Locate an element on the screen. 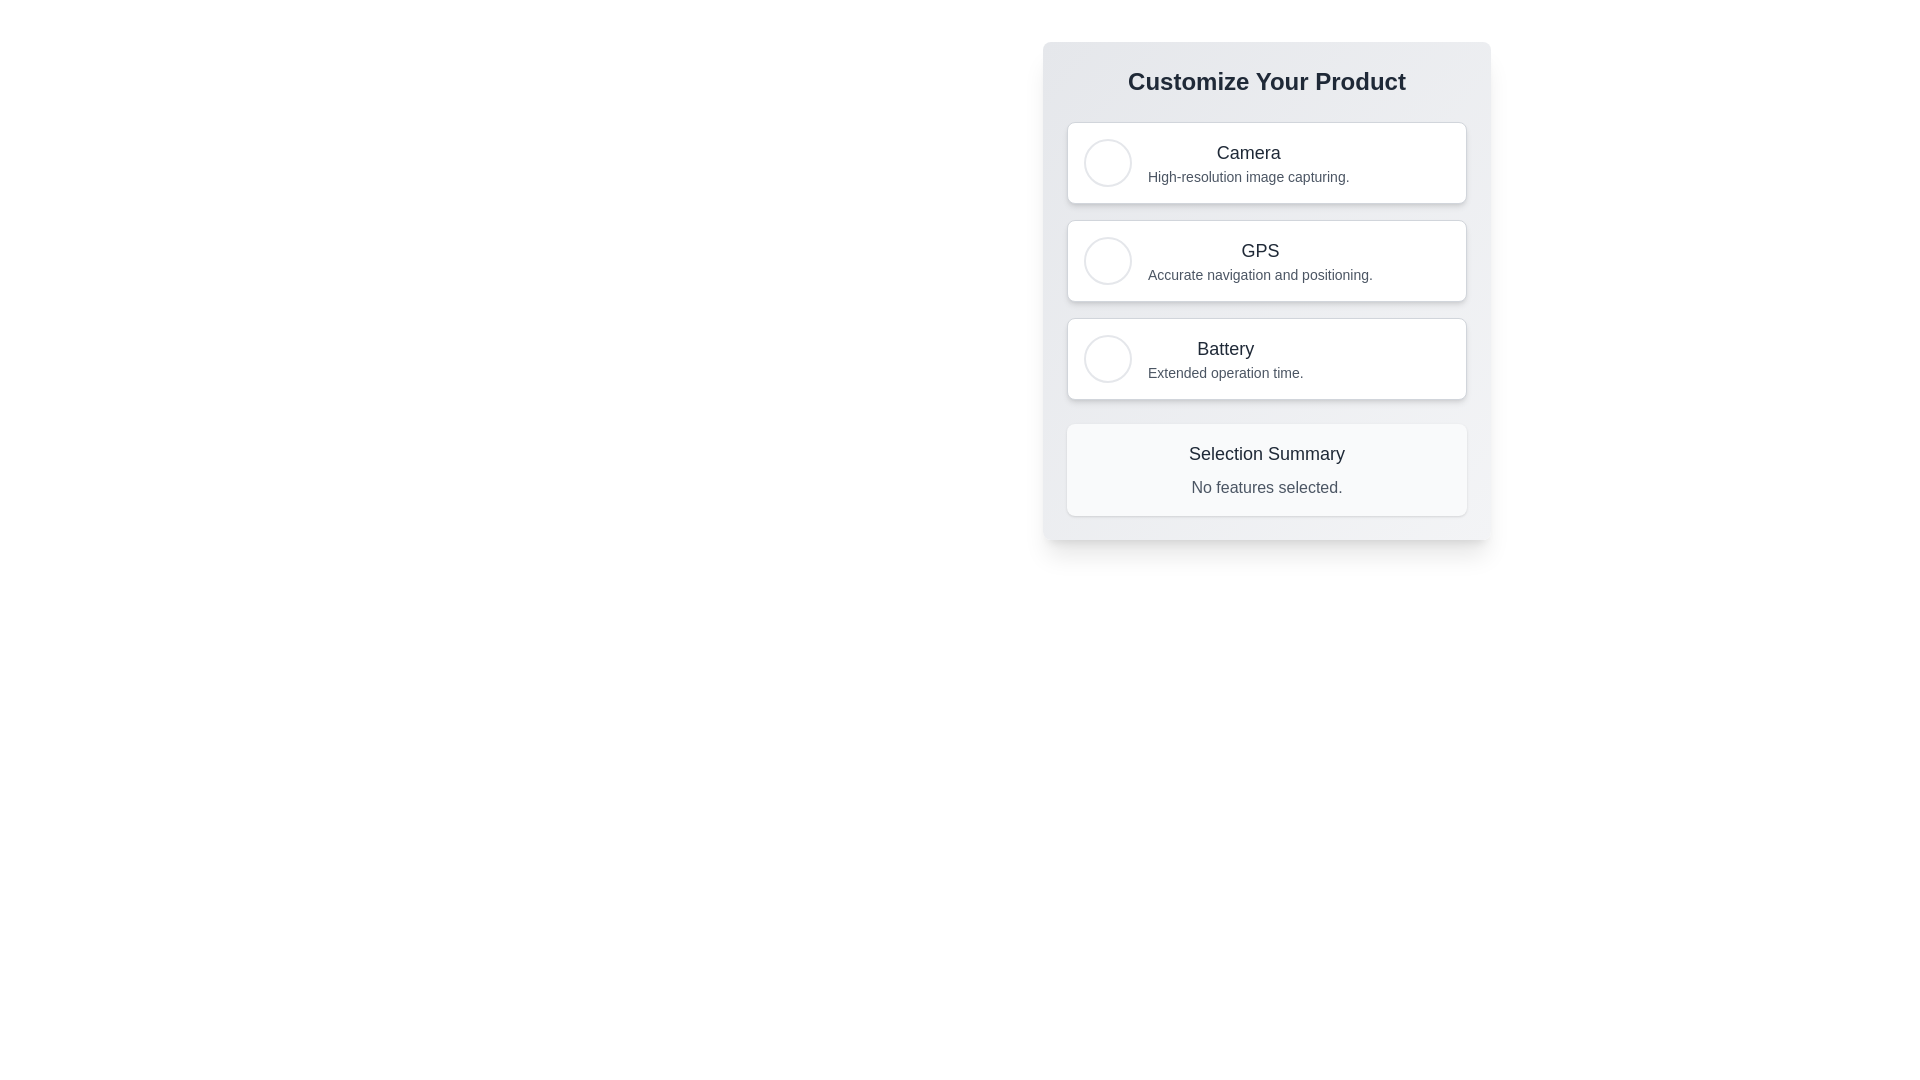 The image size is (1920, 1080). the text label positioned at the top of the 'Customize Your Product' feature card, adjacent to the description 'High-resolution image capturing', and to the left of the circular checkbox is located at coordinates (1247, 152).